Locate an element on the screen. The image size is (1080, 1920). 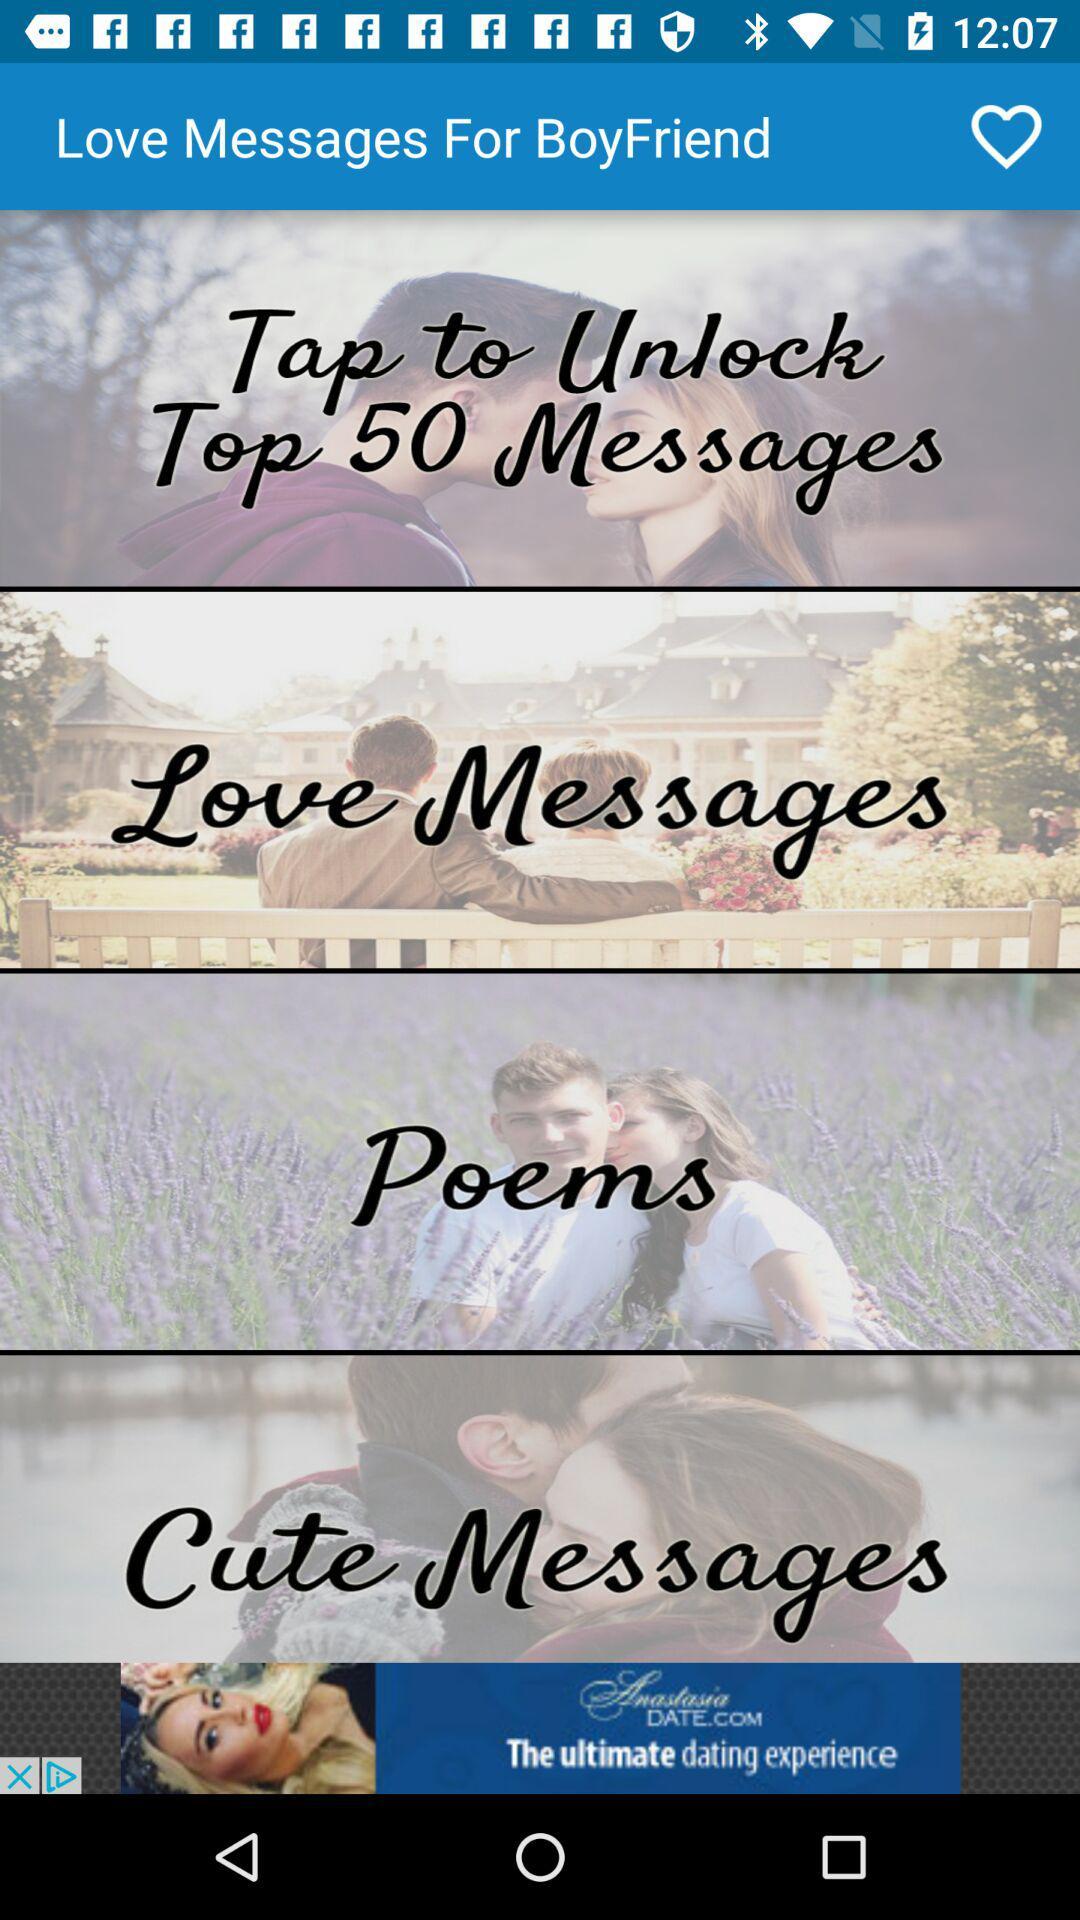
open poems is located at coordinates (540, 1161).